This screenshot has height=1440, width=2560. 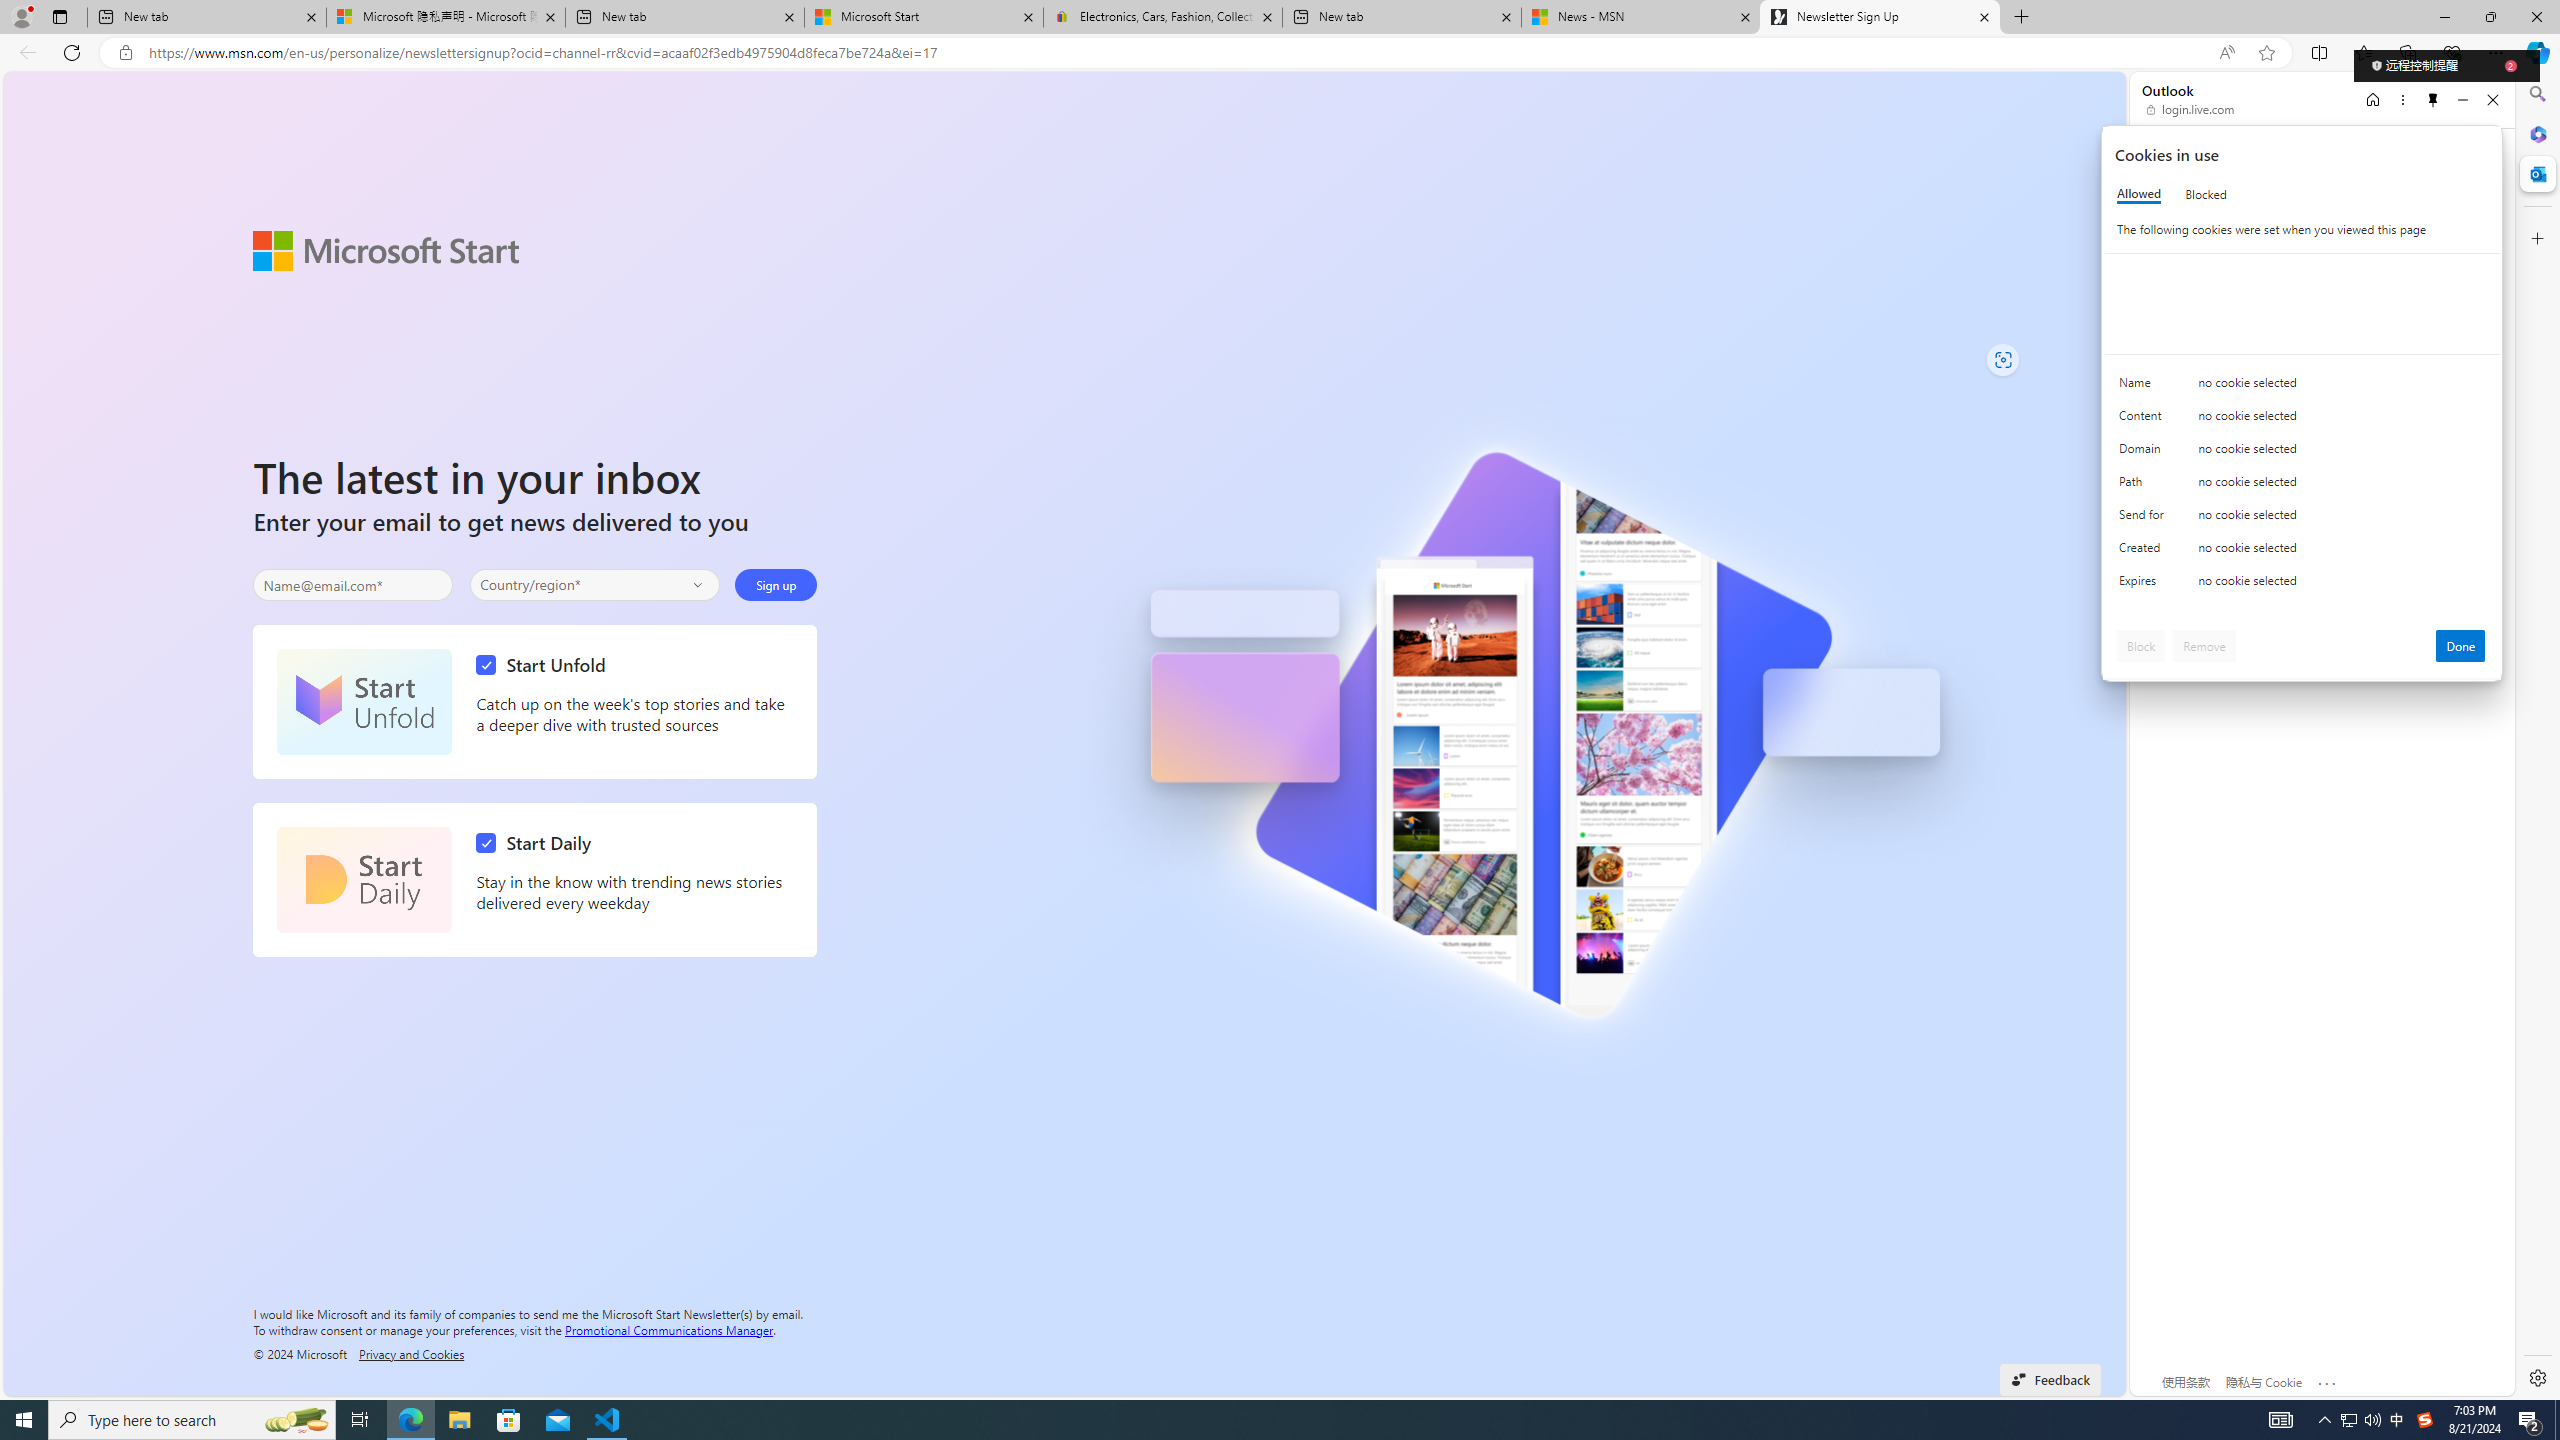 I want to click on 'Send for', so click(x=2144, y=518).